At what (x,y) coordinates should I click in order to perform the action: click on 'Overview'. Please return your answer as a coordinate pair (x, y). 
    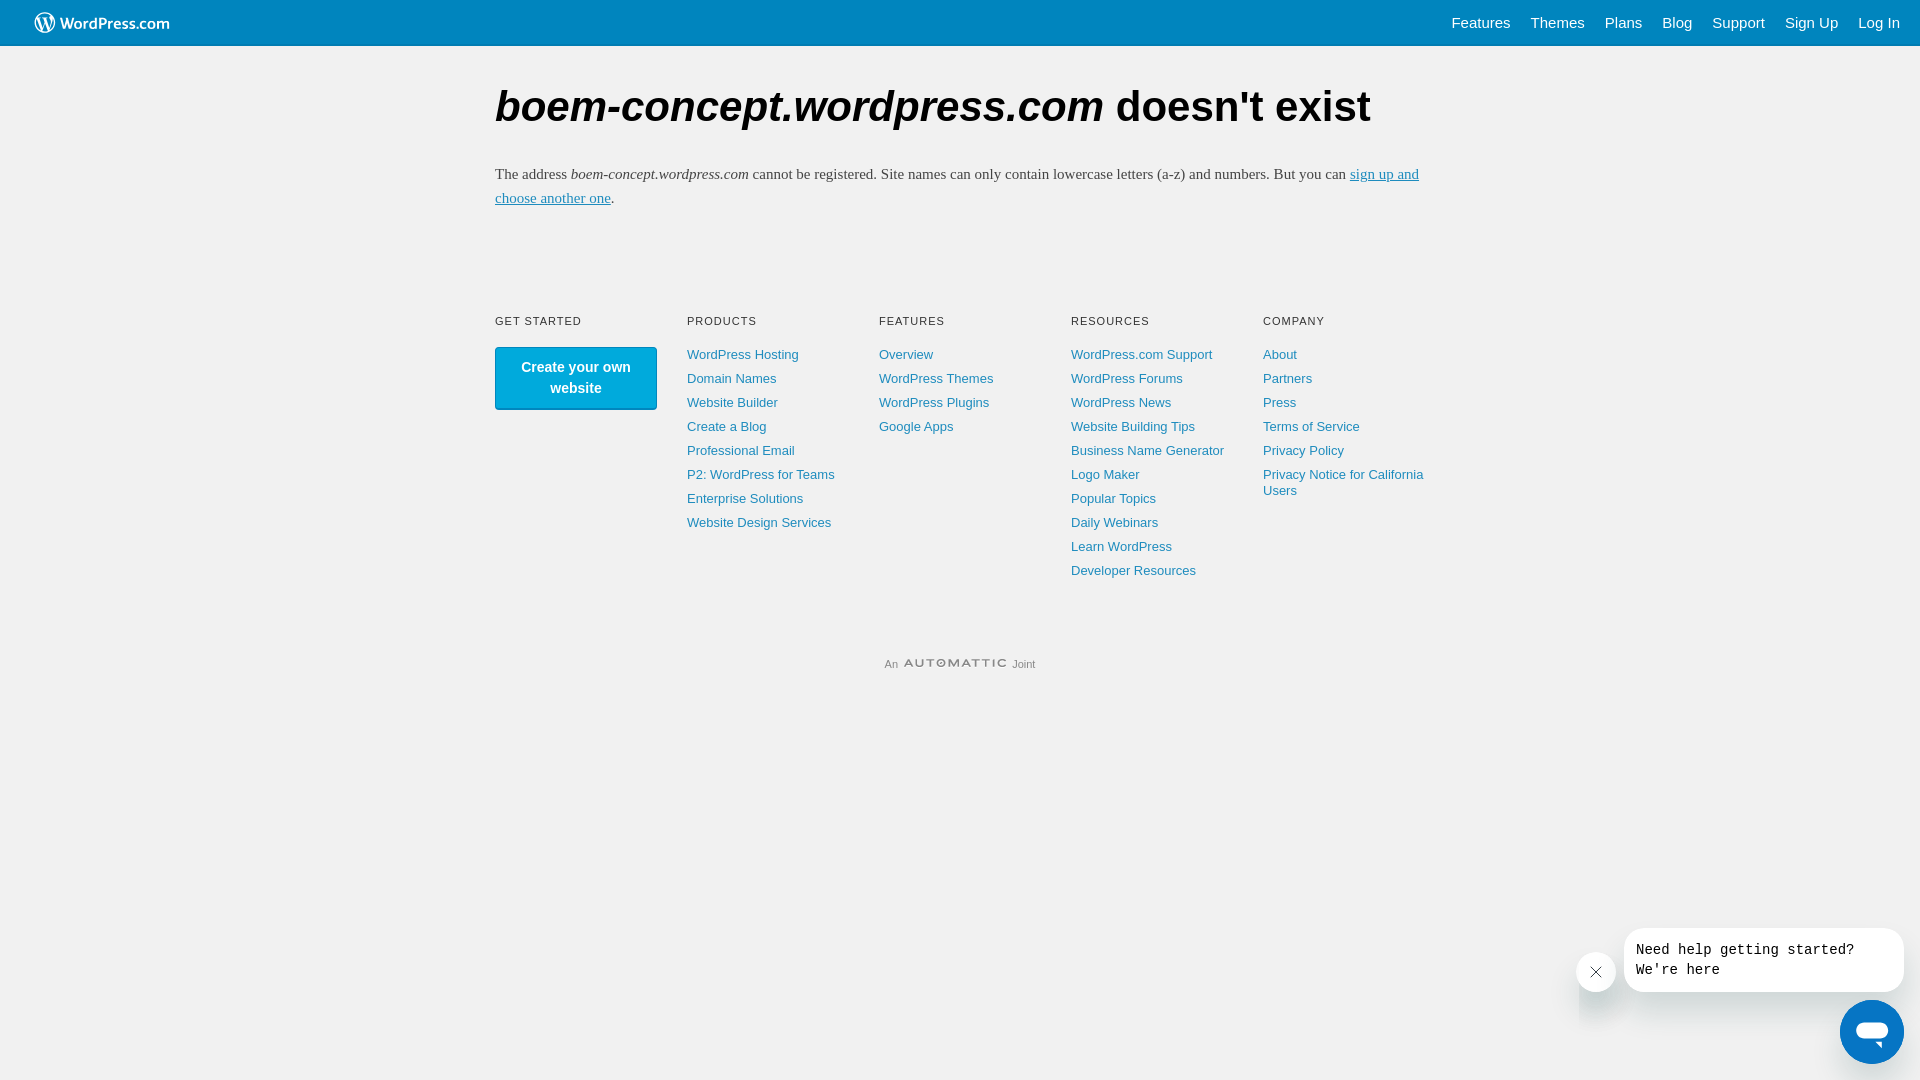
    Looking at the image, I should click on (905, 353).